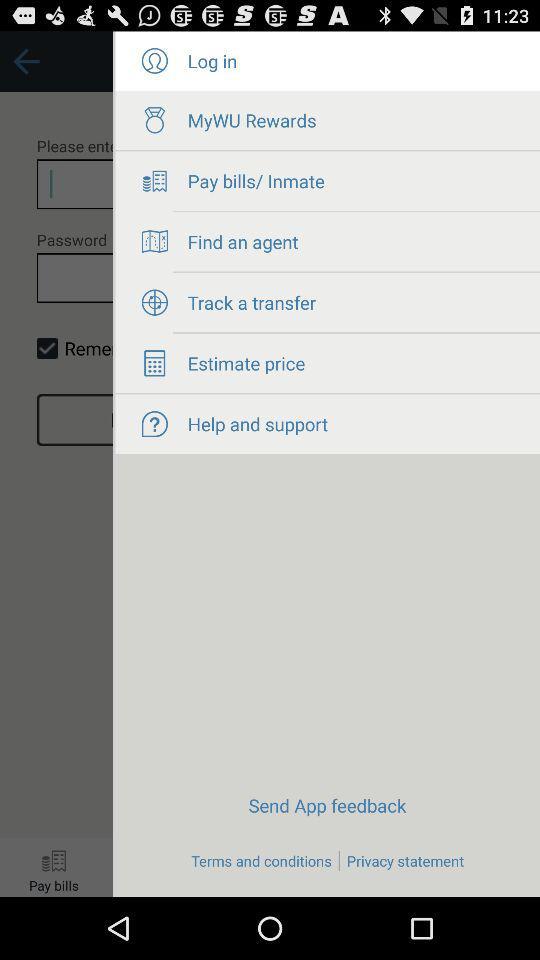  I want to click on the avatar icon, so click(153, 65).